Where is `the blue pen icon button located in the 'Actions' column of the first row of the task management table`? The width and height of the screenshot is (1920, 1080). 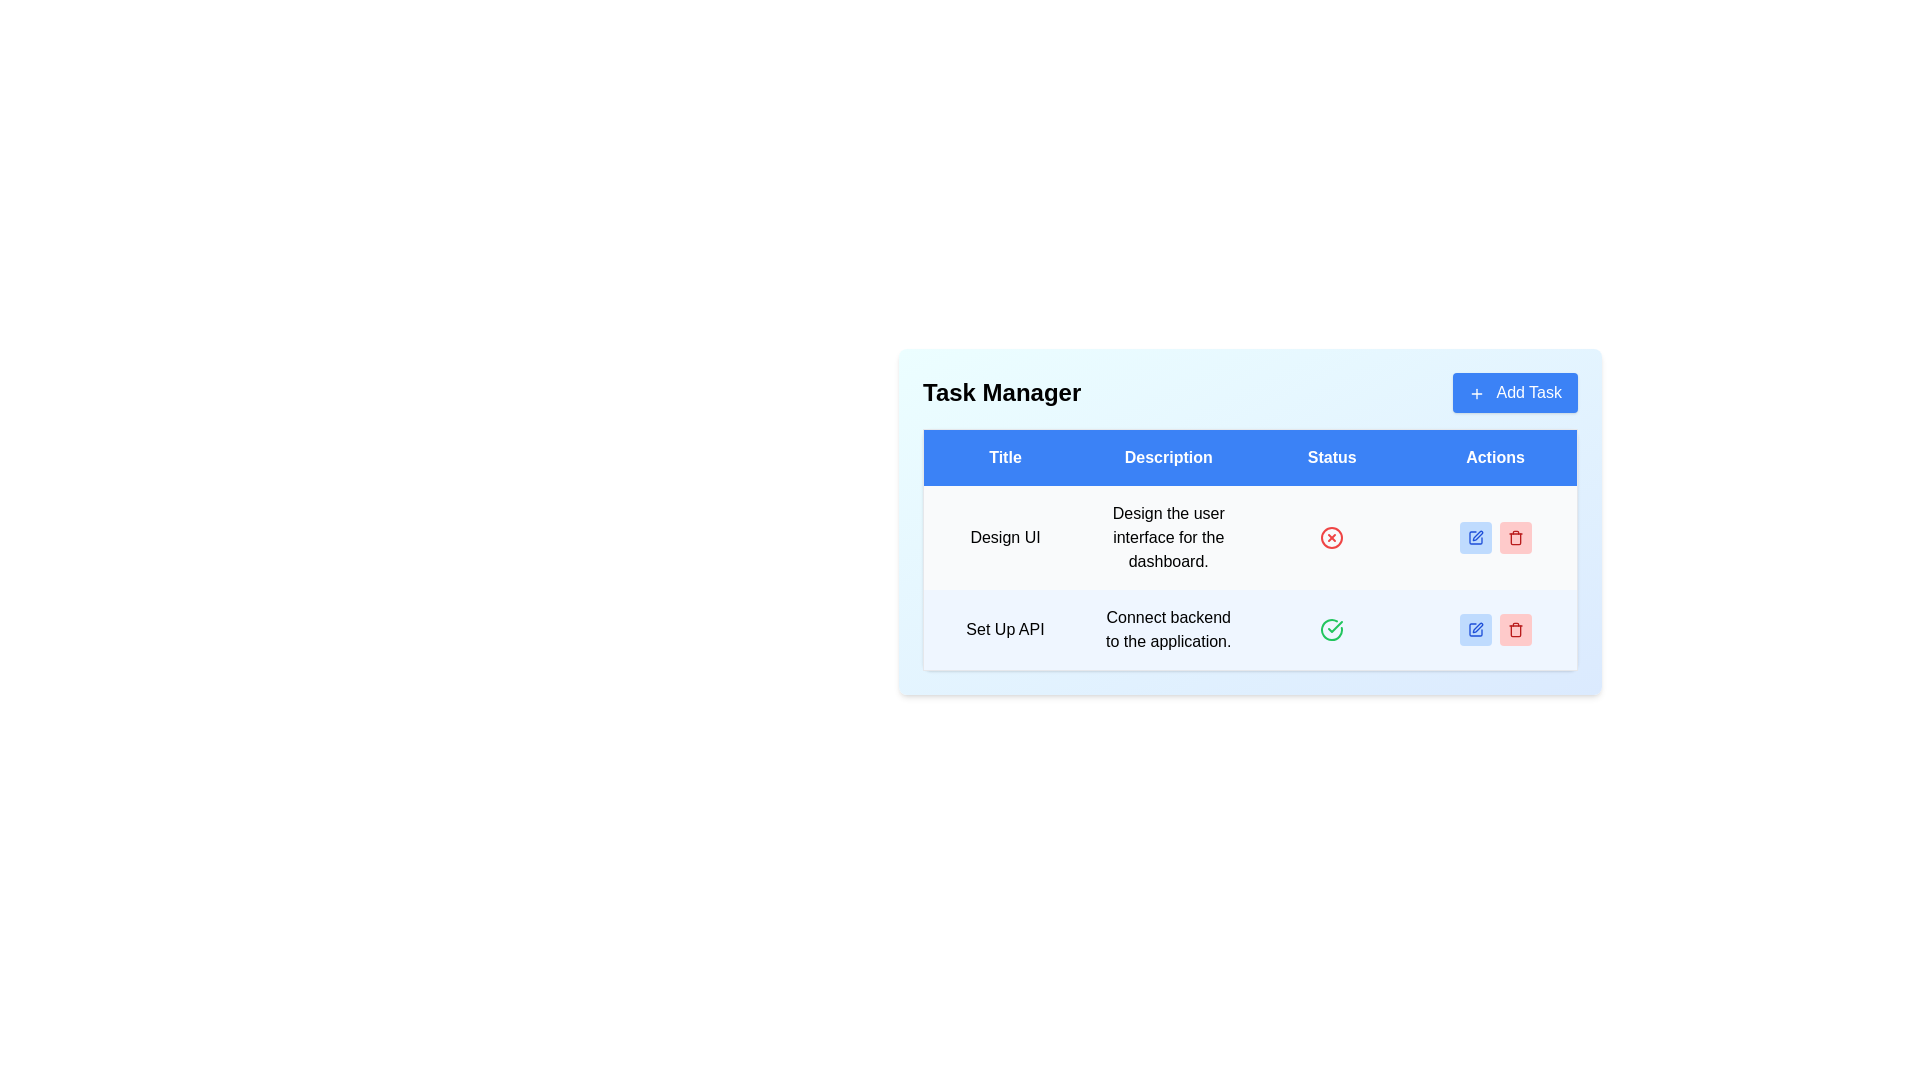
the blue pen icon button located in the 'Actions' column of the first row of the task management table is located at coordinates (1495, 536).